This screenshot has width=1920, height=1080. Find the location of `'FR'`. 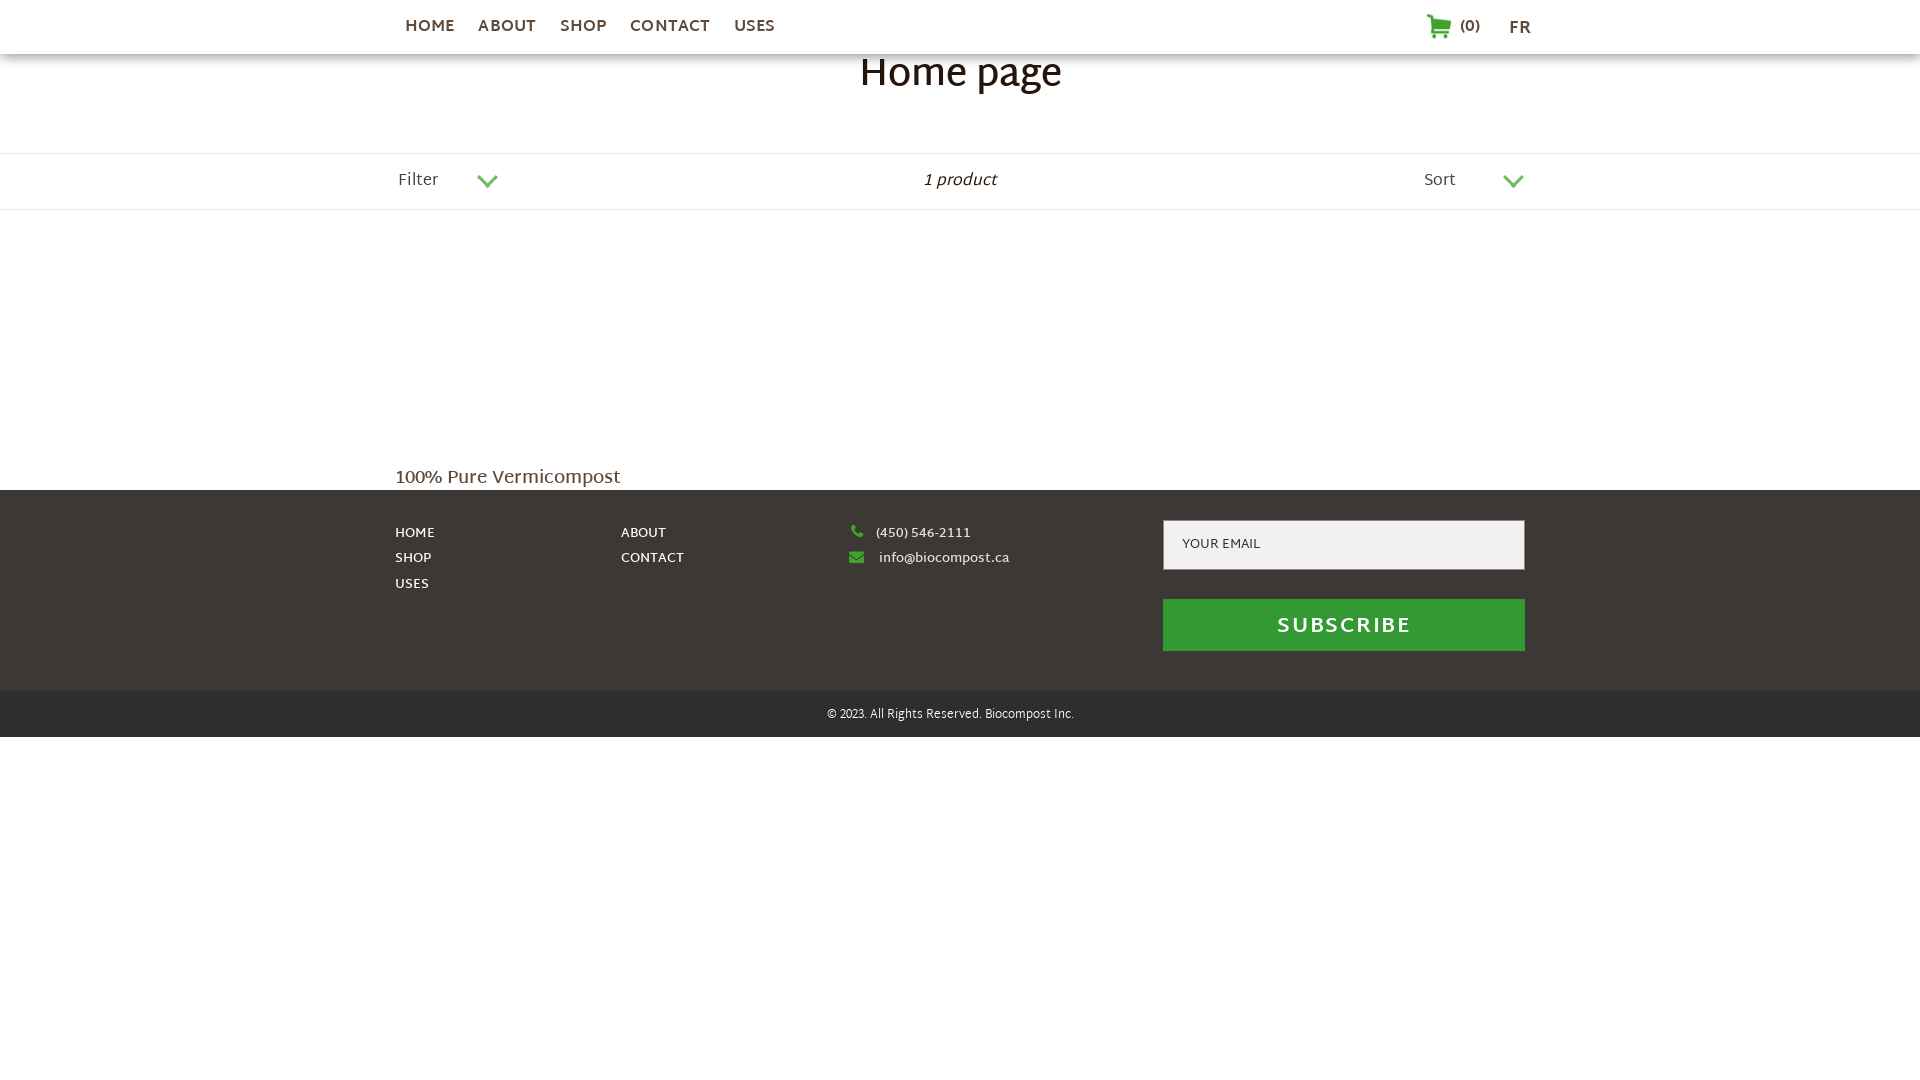

'FR' is located at coordinates (1508, 28).